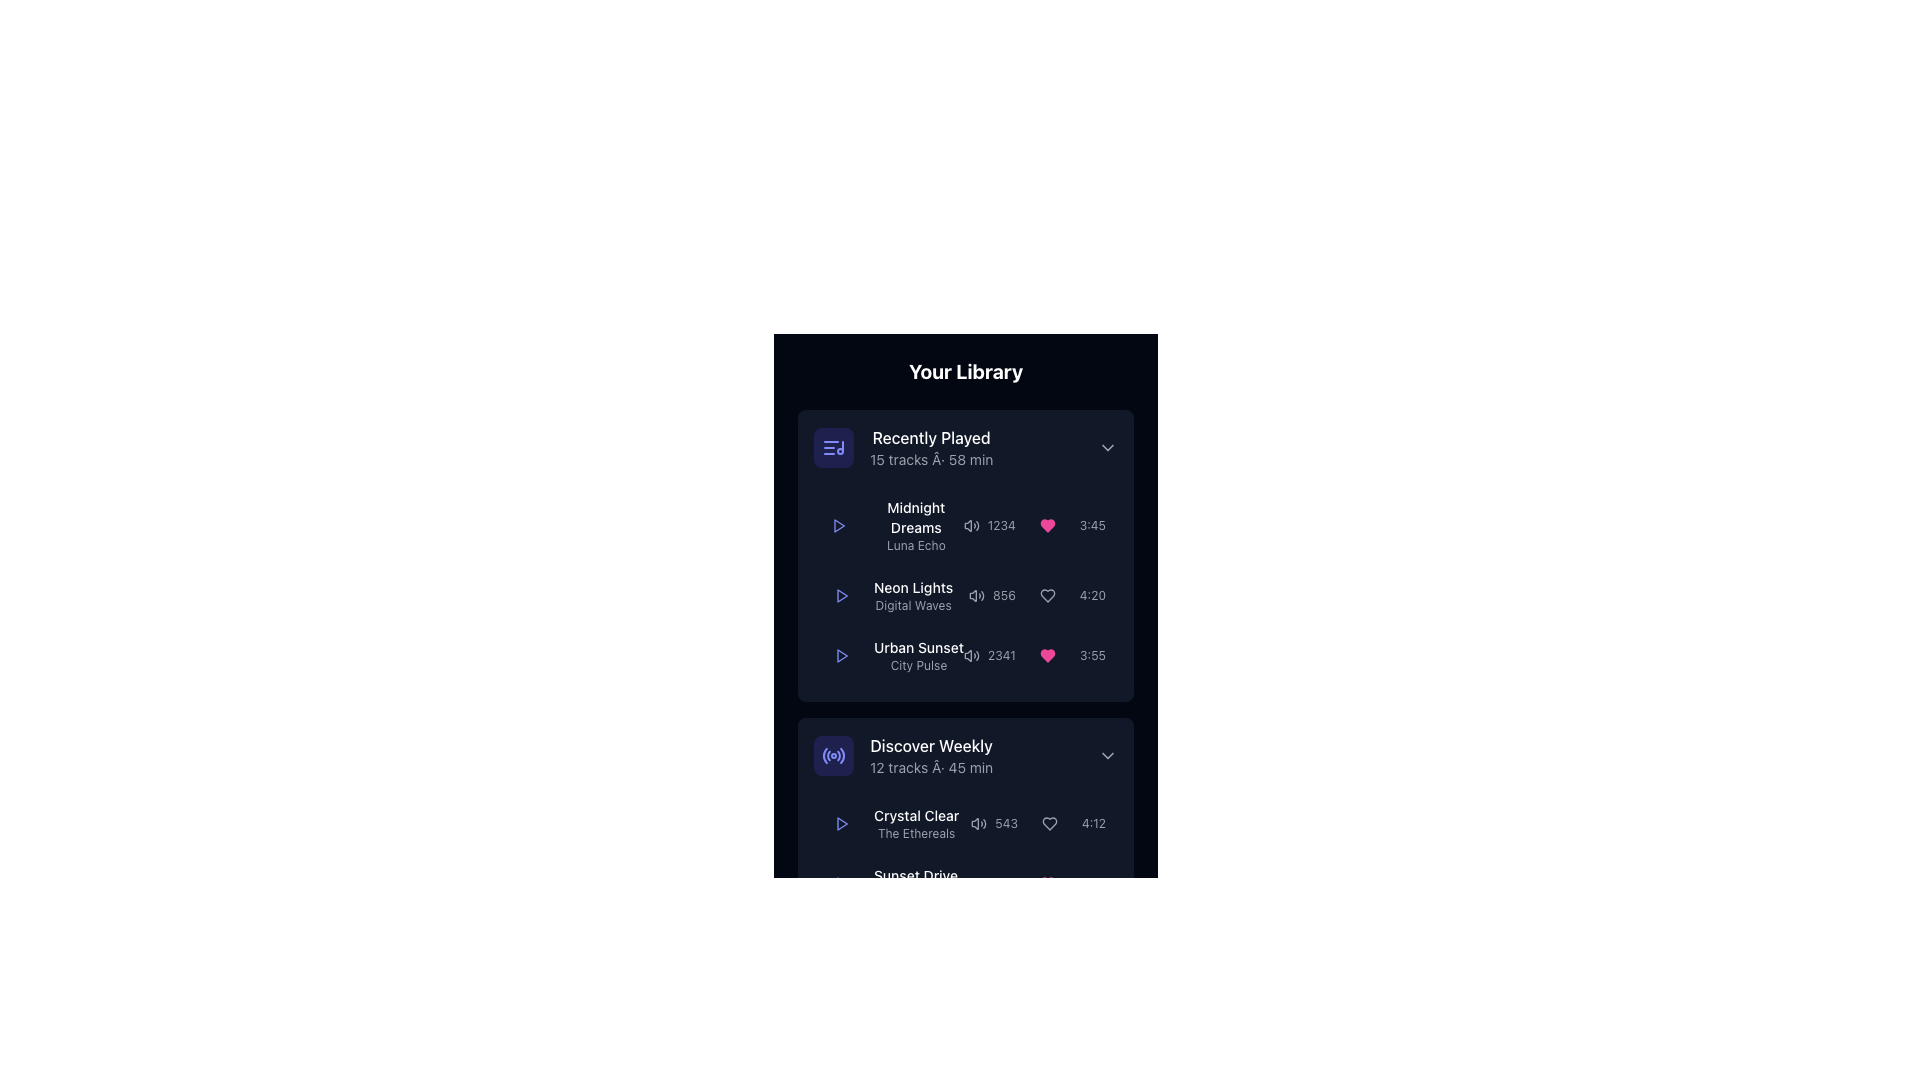 The image size is (1920, 1080). I want to click on the heart icon indicating the 'like' status for the 'Urban Sunset' track in the 'Recently Played' section, so click(1034, 655).